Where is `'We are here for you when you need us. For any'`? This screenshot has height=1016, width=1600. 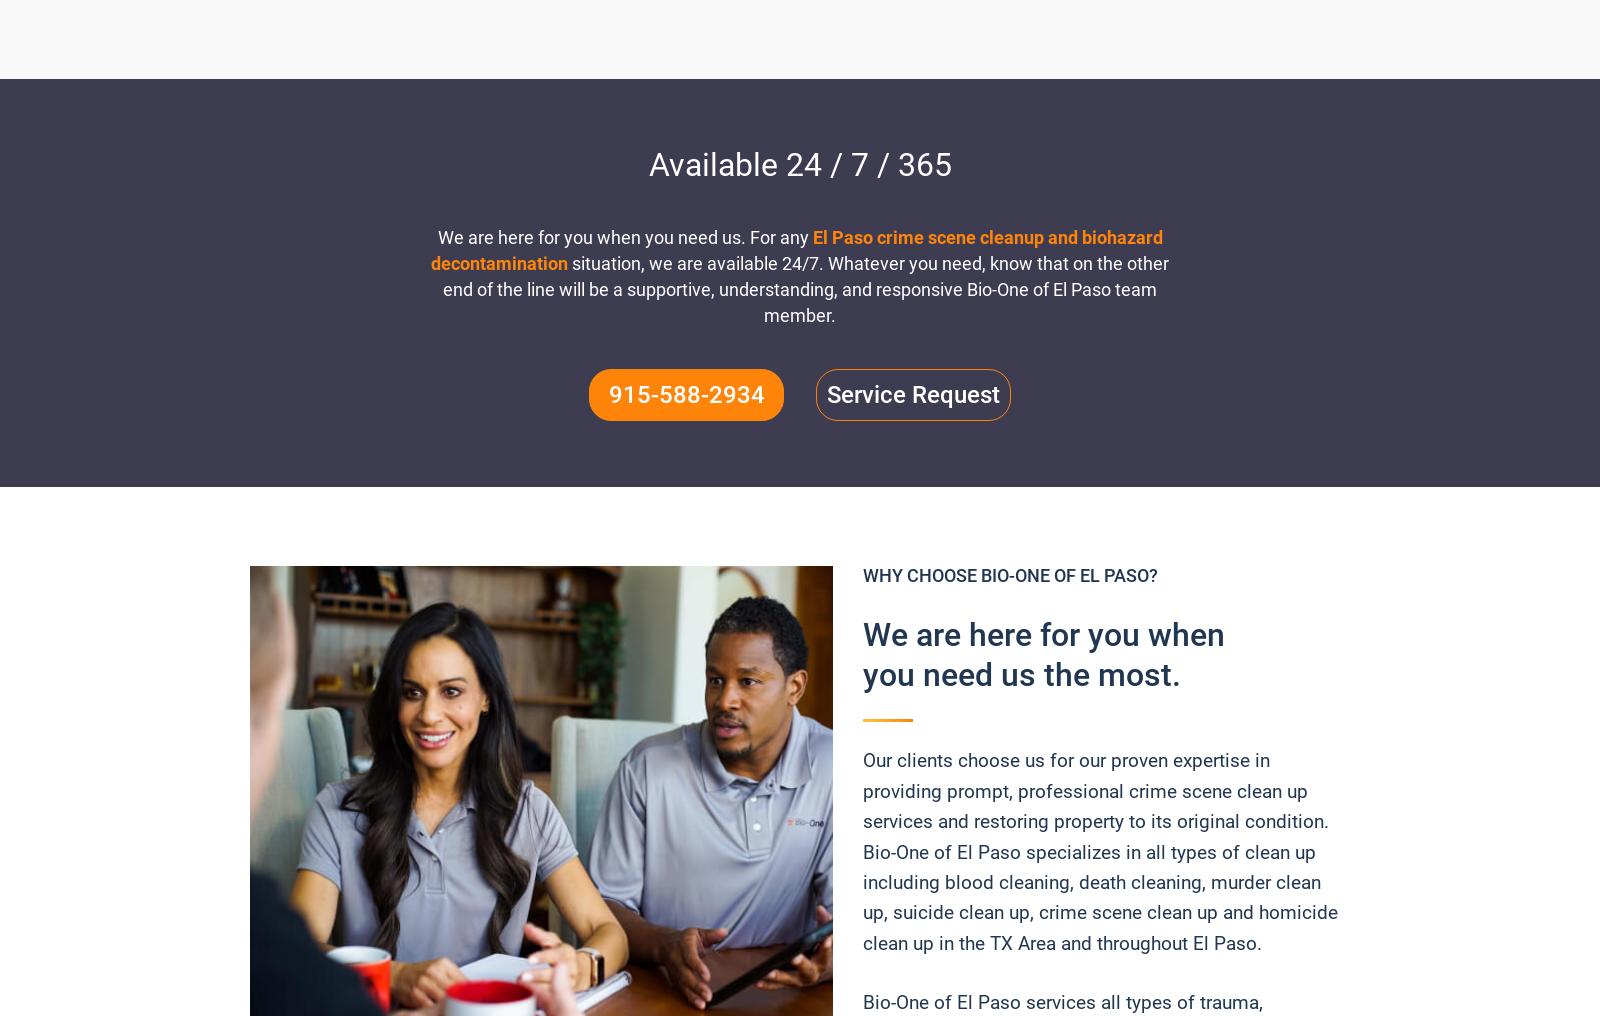
'We are here for you when you need us. For any' is located at coordinates (624, 236).